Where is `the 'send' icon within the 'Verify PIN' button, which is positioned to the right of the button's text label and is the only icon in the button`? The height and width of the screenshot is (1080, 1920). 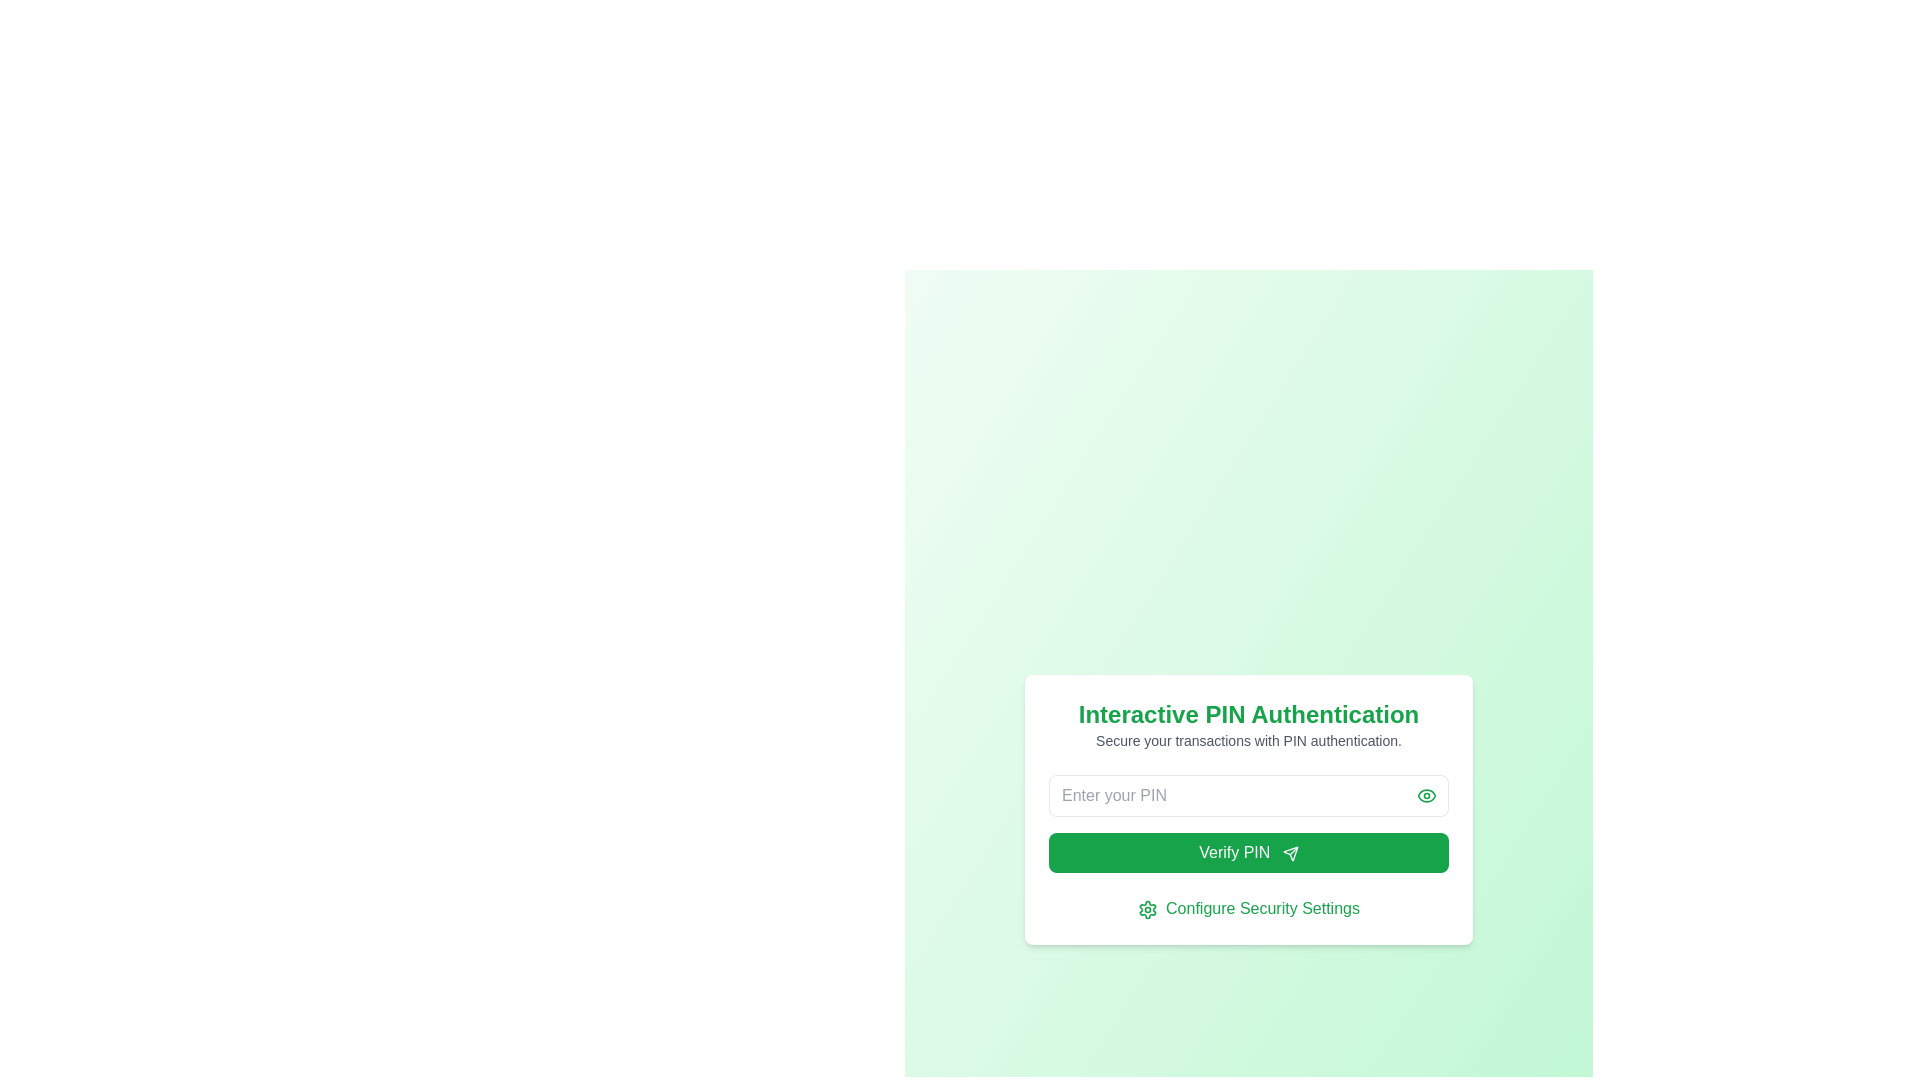
the 'send' icon within the 'Verify PIN' button, which is positioned to the right of the button's text label and is the only icon in the button is located at coordinates (1290, 853).